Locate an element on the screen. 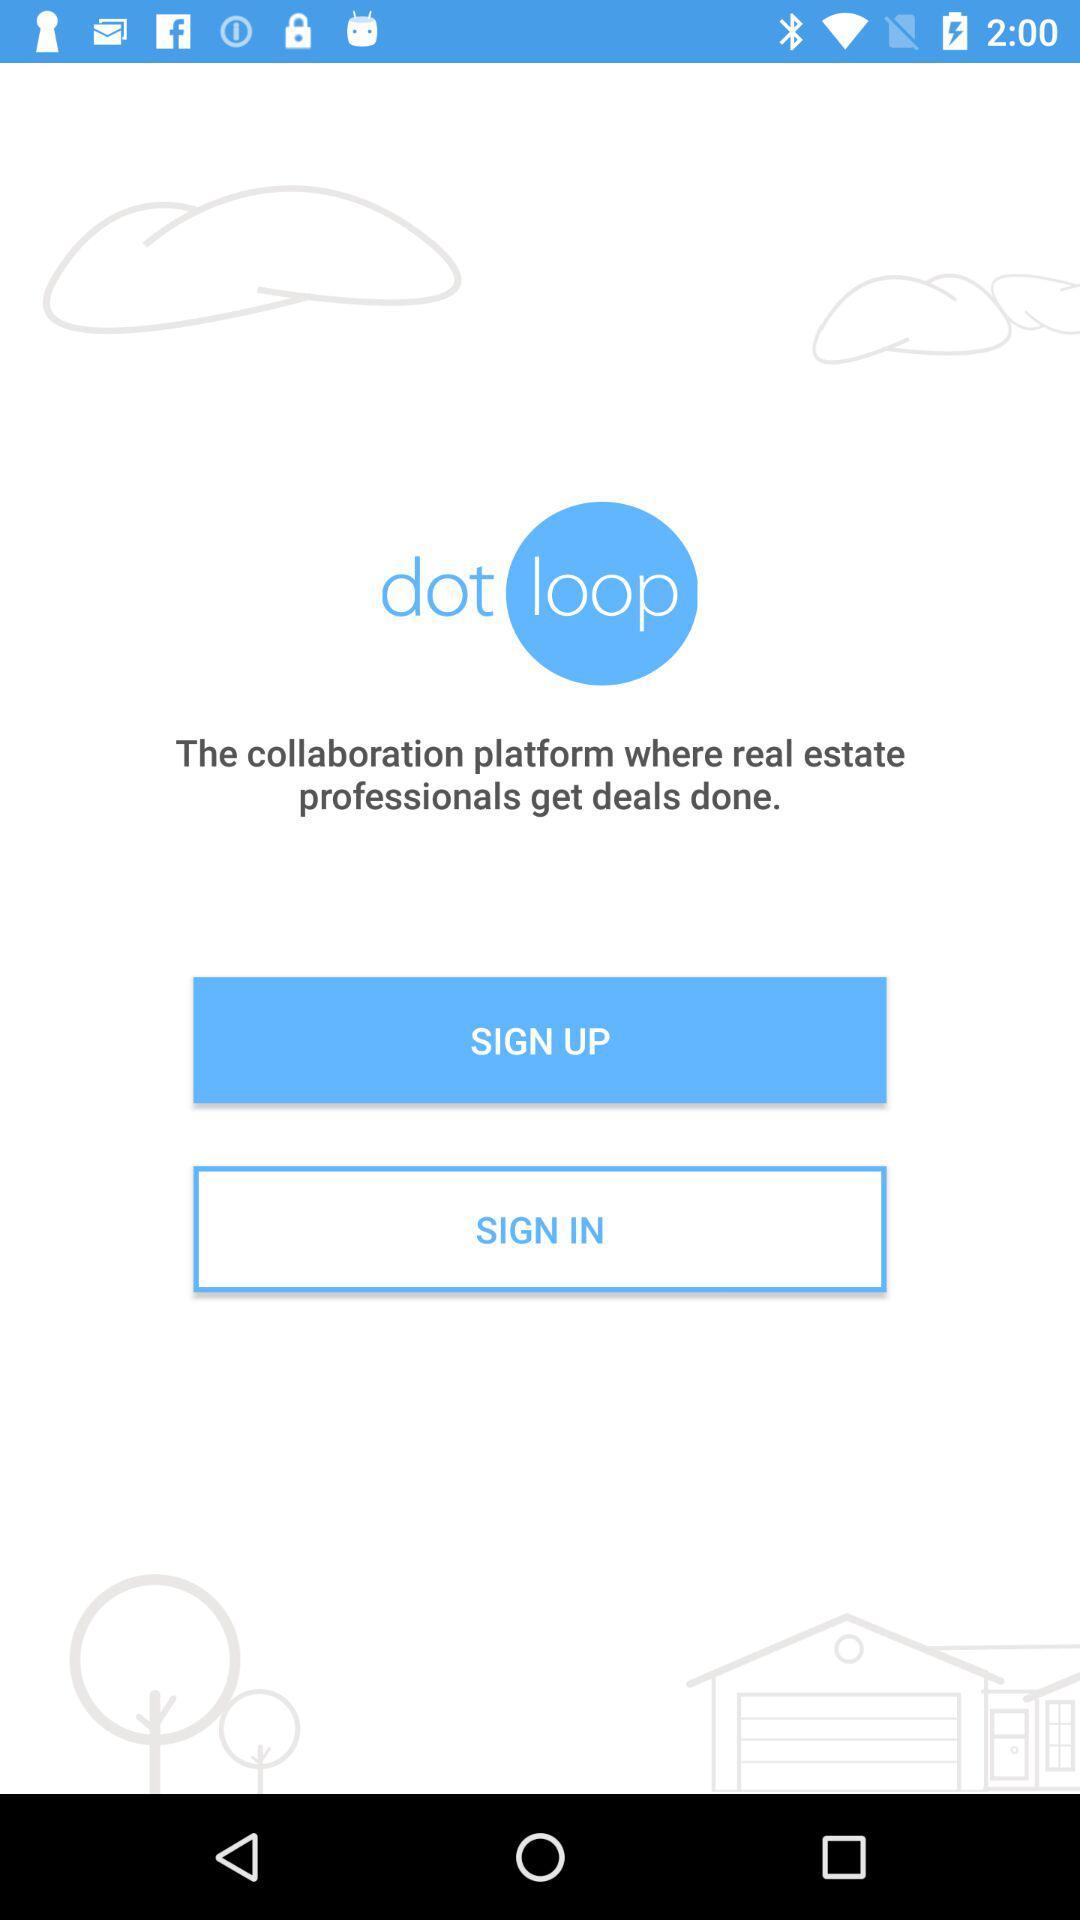 Image resolution: width=1080 pixels, height=1920 pixels. the icon below the sign up is located at coordinates (540, 1228).